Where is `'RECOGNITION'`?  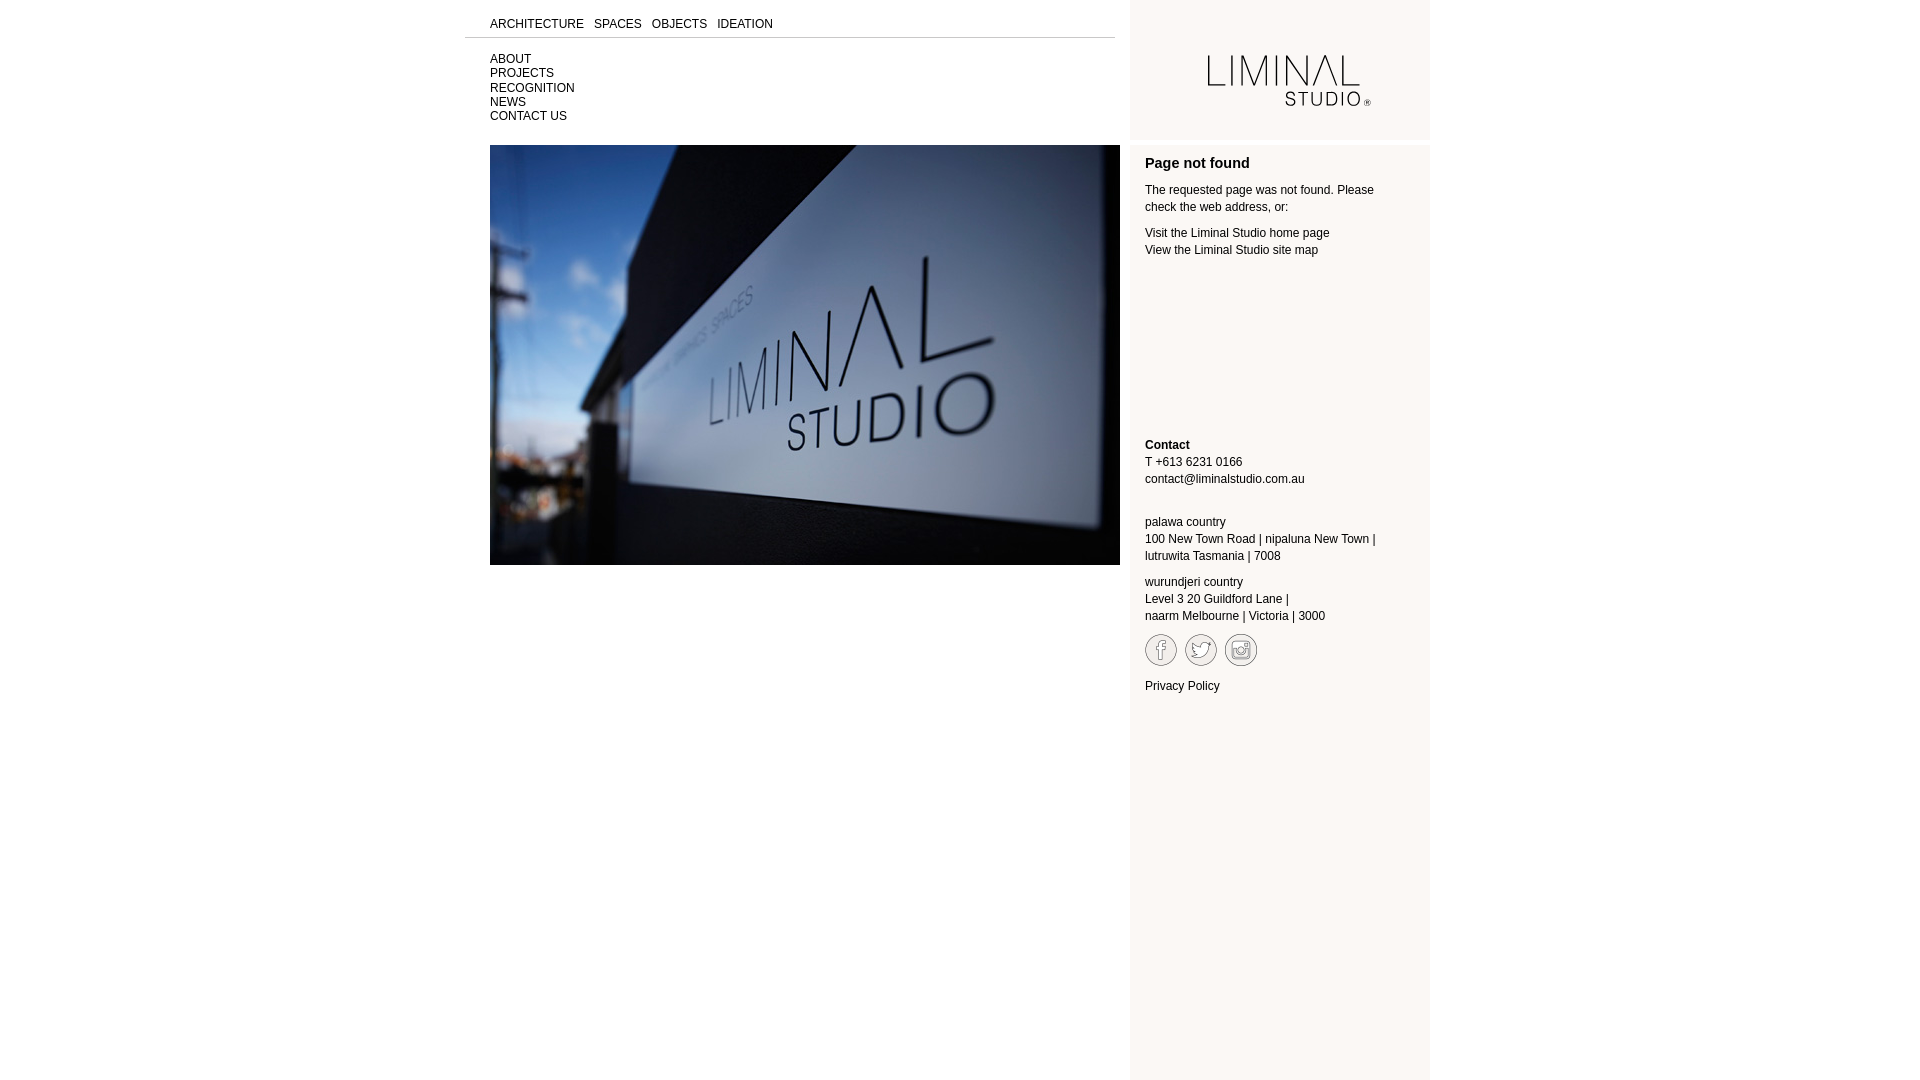
'RECOGNITION' is located at coordinates (532, 87).